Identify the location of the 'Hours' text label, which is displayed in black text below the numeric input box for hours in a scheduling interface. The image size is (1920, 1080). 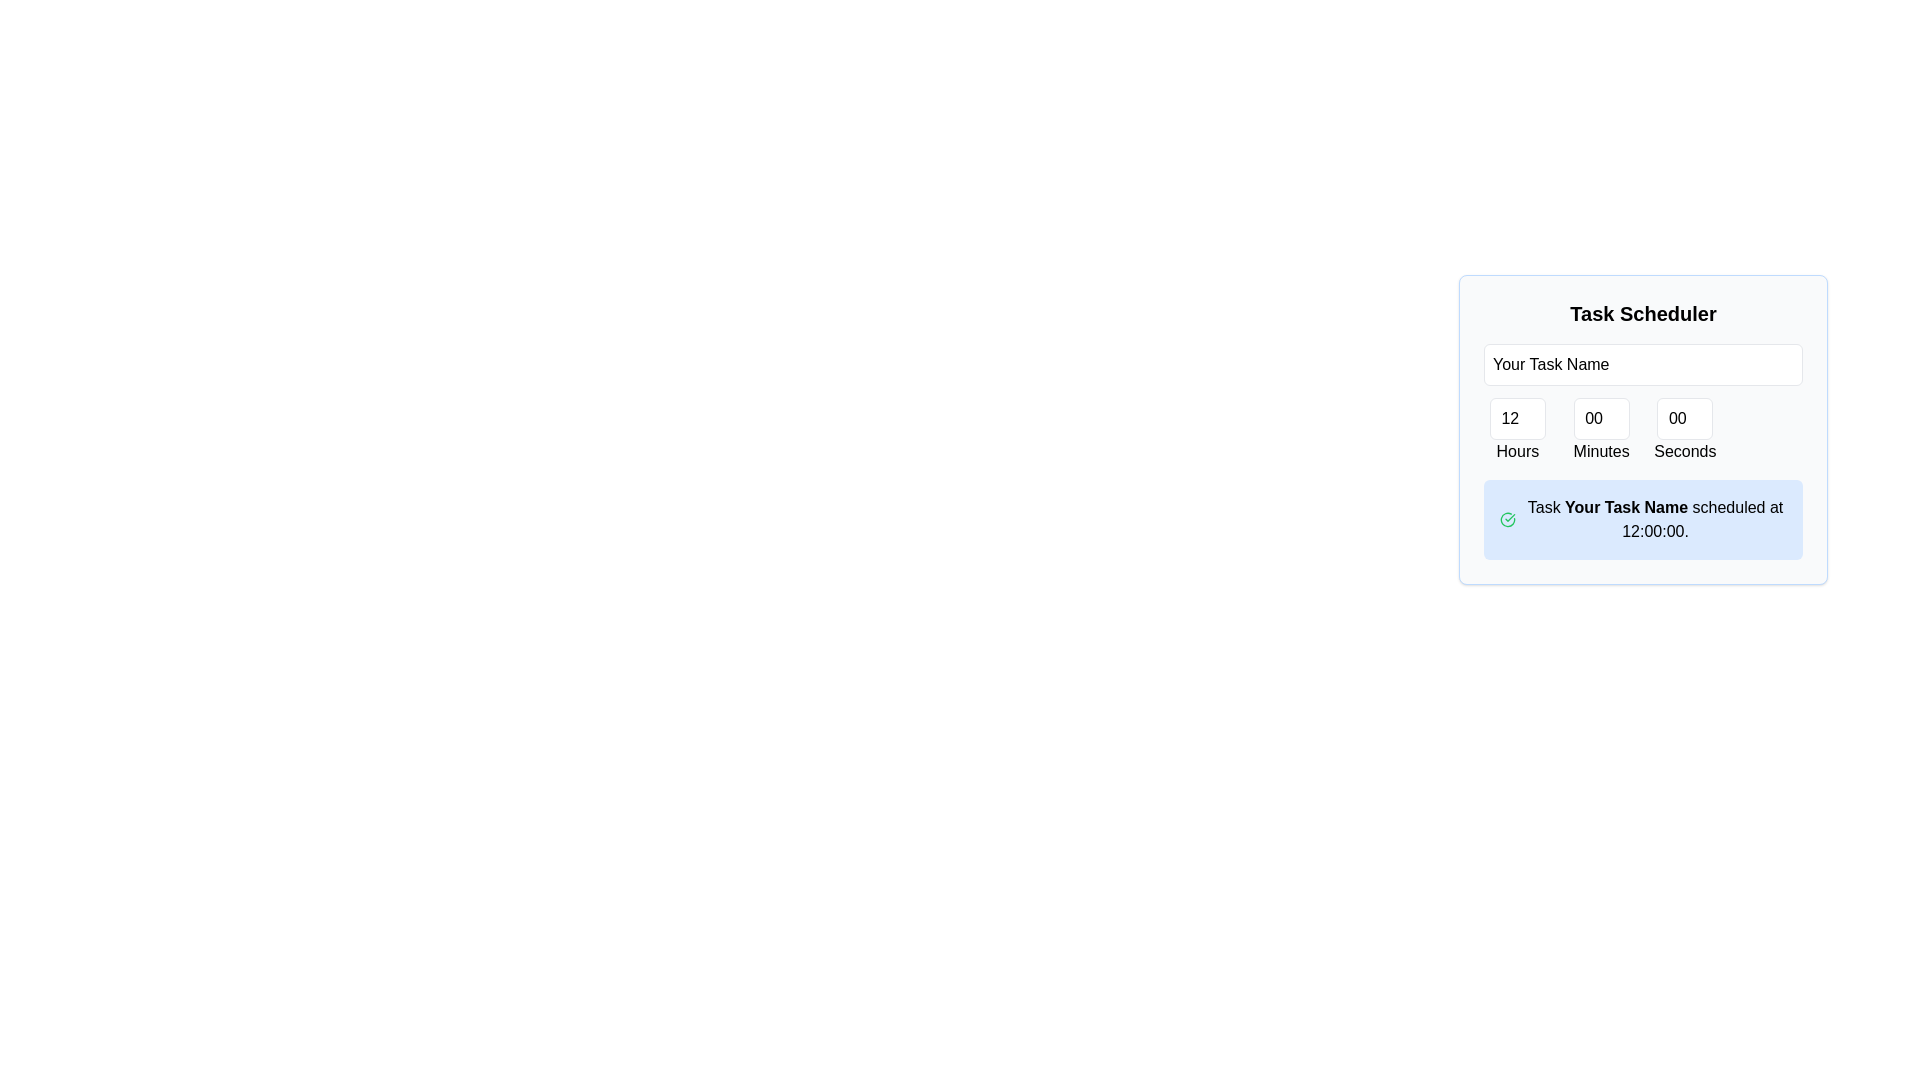
(1517, 451).